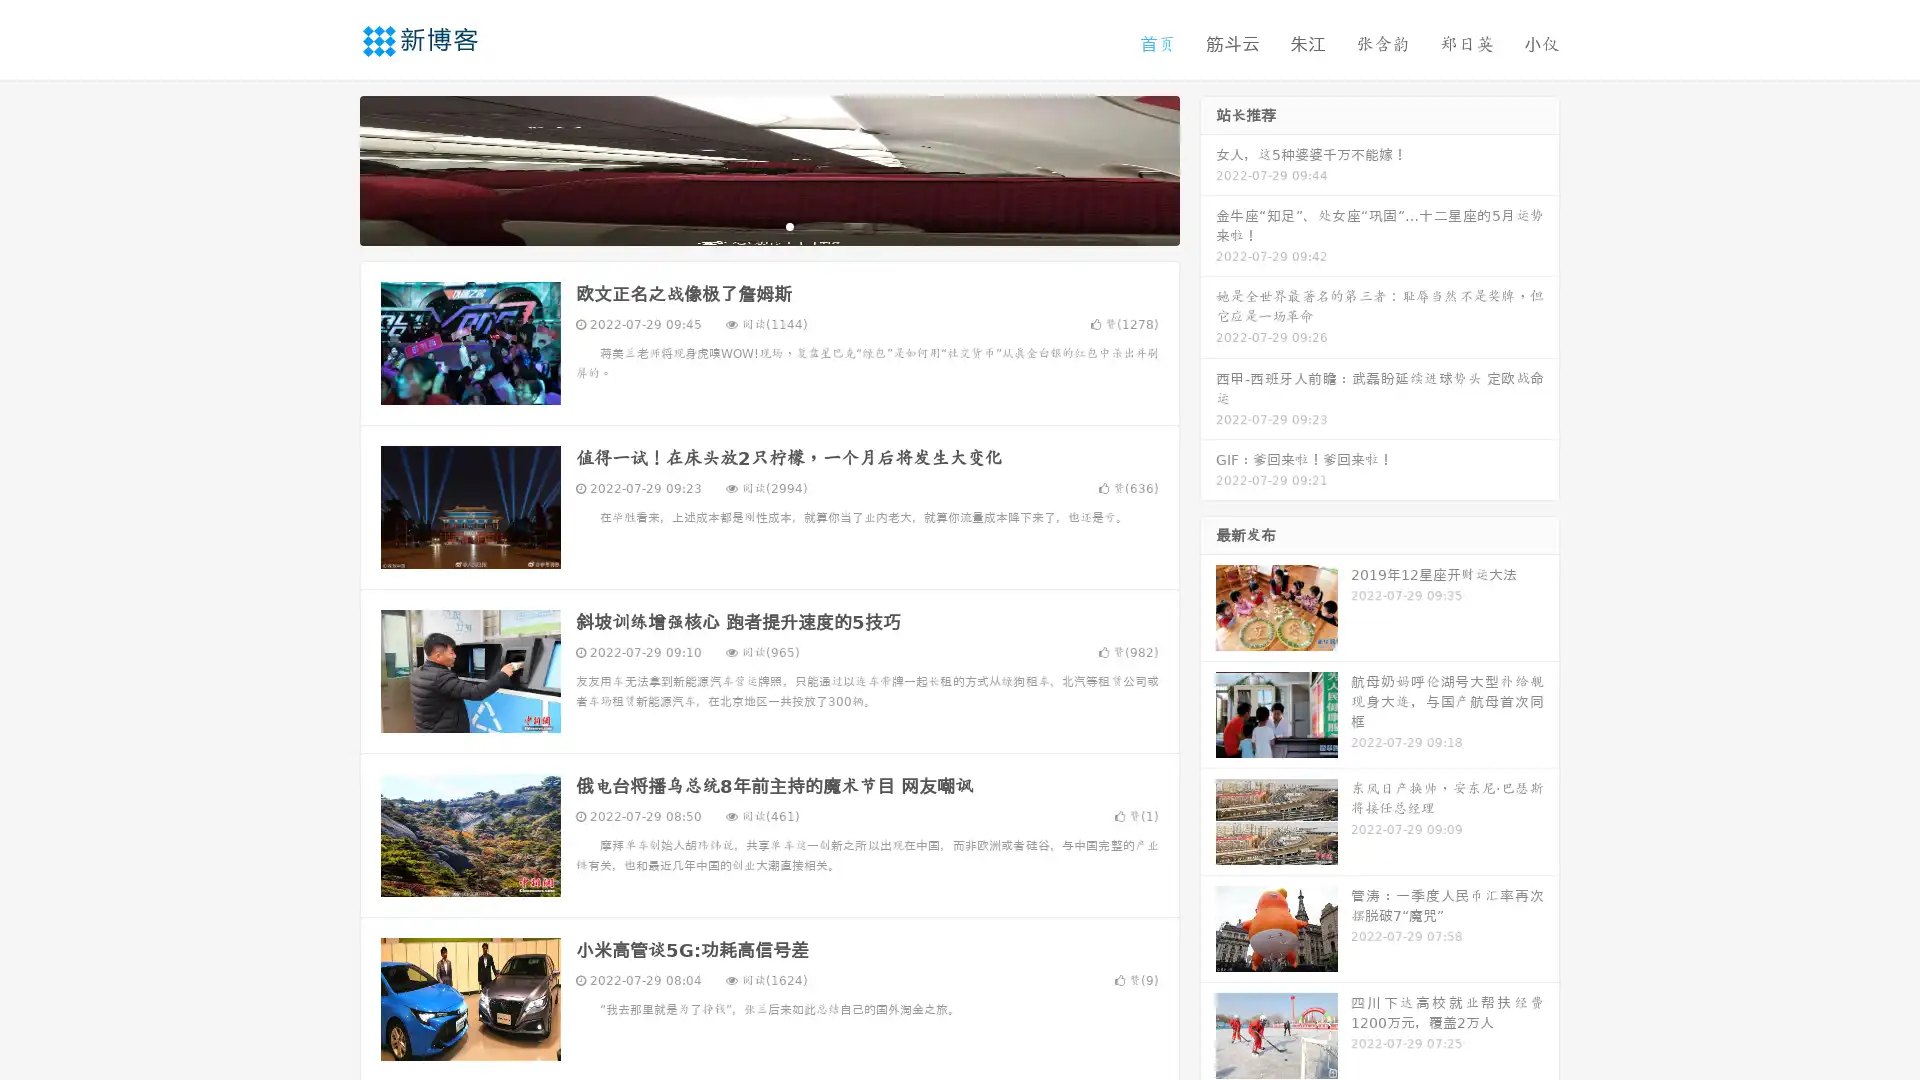  What do you see at coordinates (748, 225) in the screenshot?
I see `Go to slide 1` at bounding box center [748, 225].